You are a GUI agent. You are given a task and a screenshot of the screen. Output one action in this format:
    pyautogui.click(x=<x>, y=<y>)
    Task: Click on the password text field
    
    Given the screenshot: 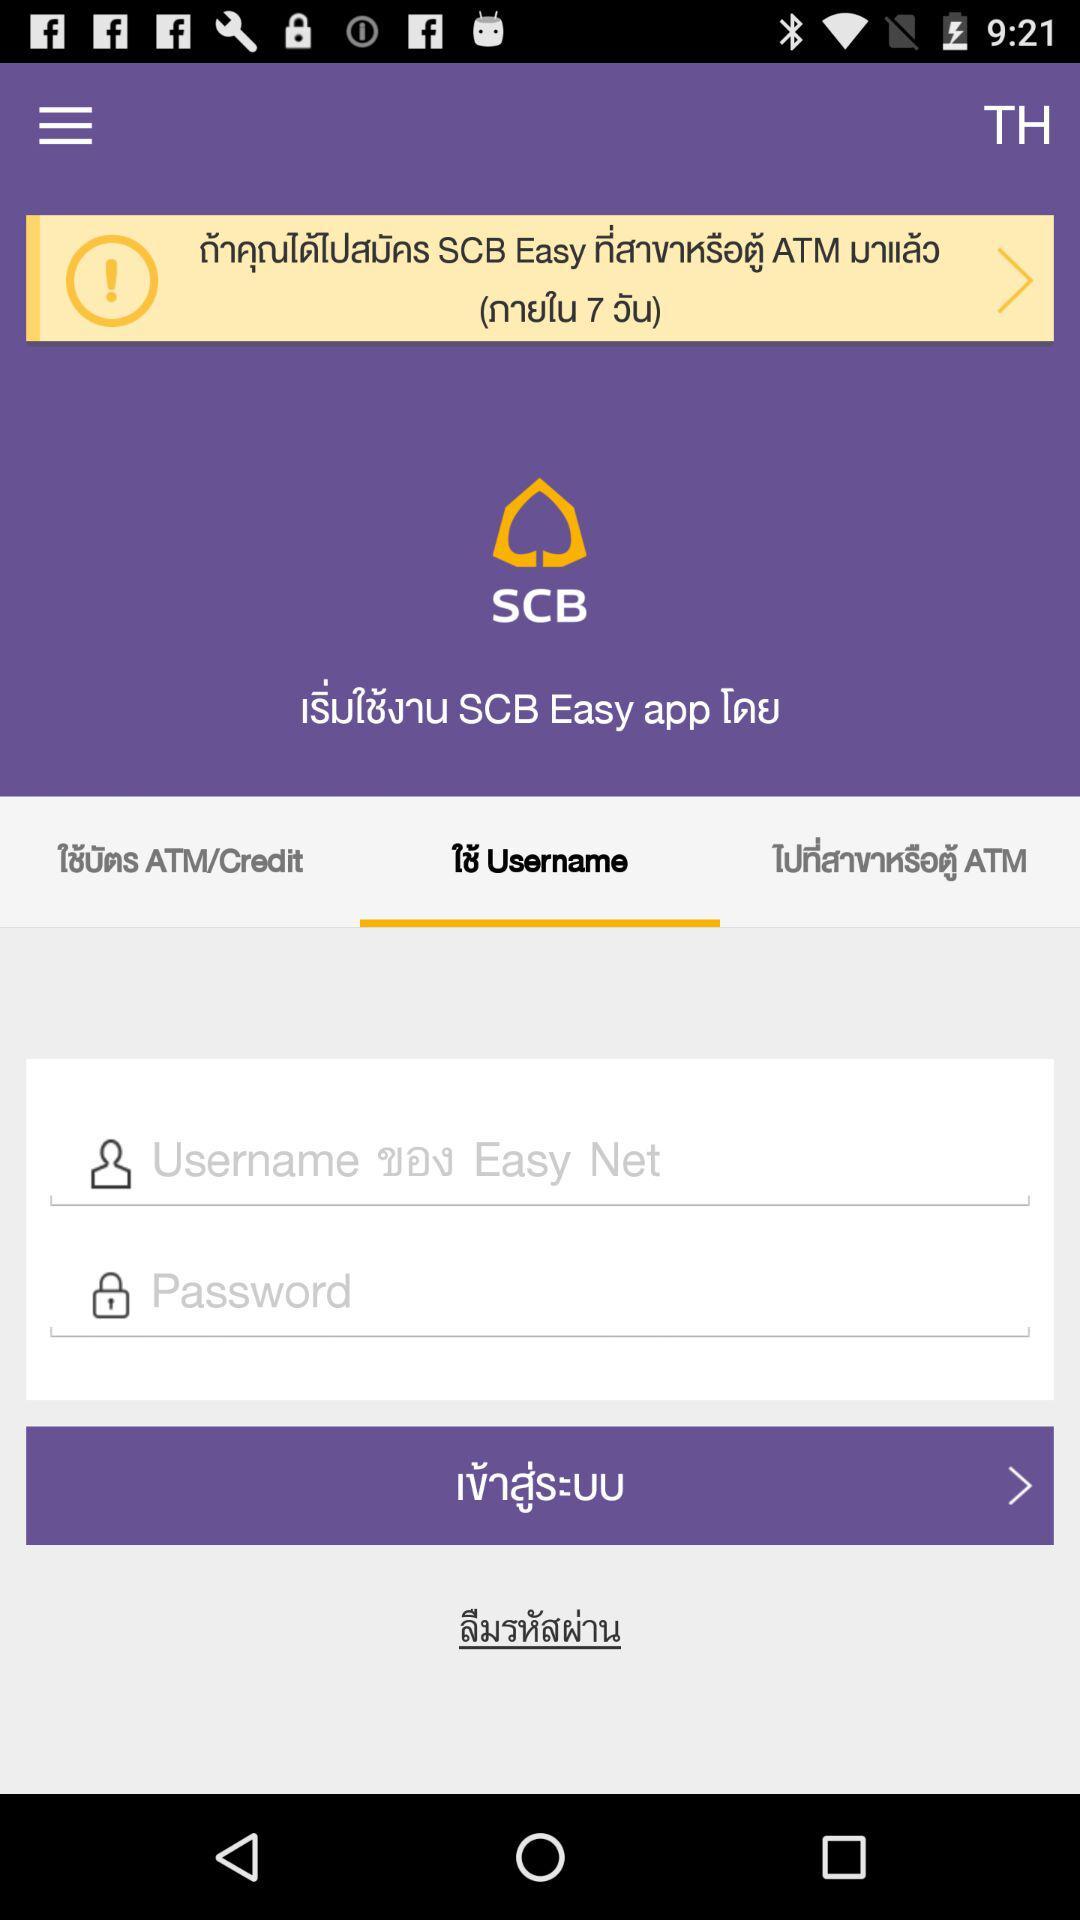 What is the action you would take?
    pyautogui.click(x=579, y=1294)
    